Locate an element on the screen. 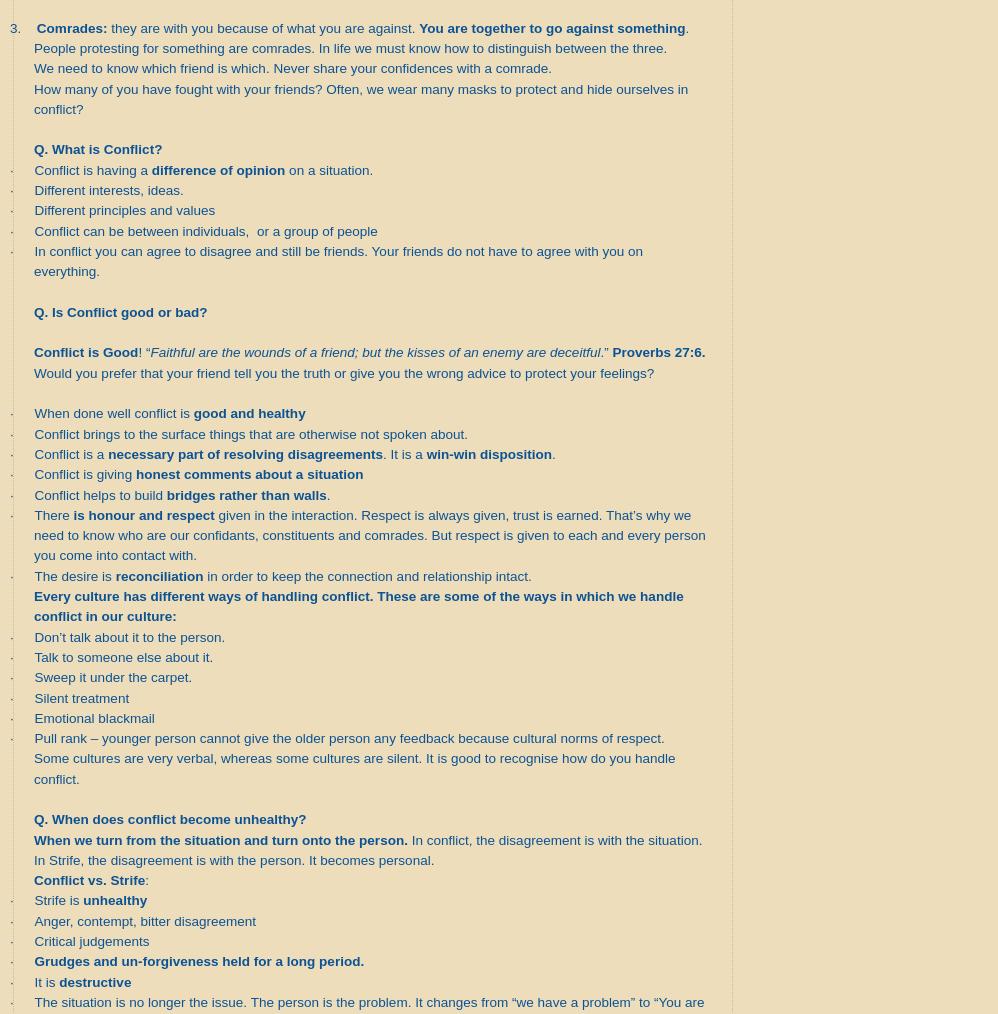 The image size is (998, 1014). 'Different interests, ideas.' is located at coordinates (108, 189).